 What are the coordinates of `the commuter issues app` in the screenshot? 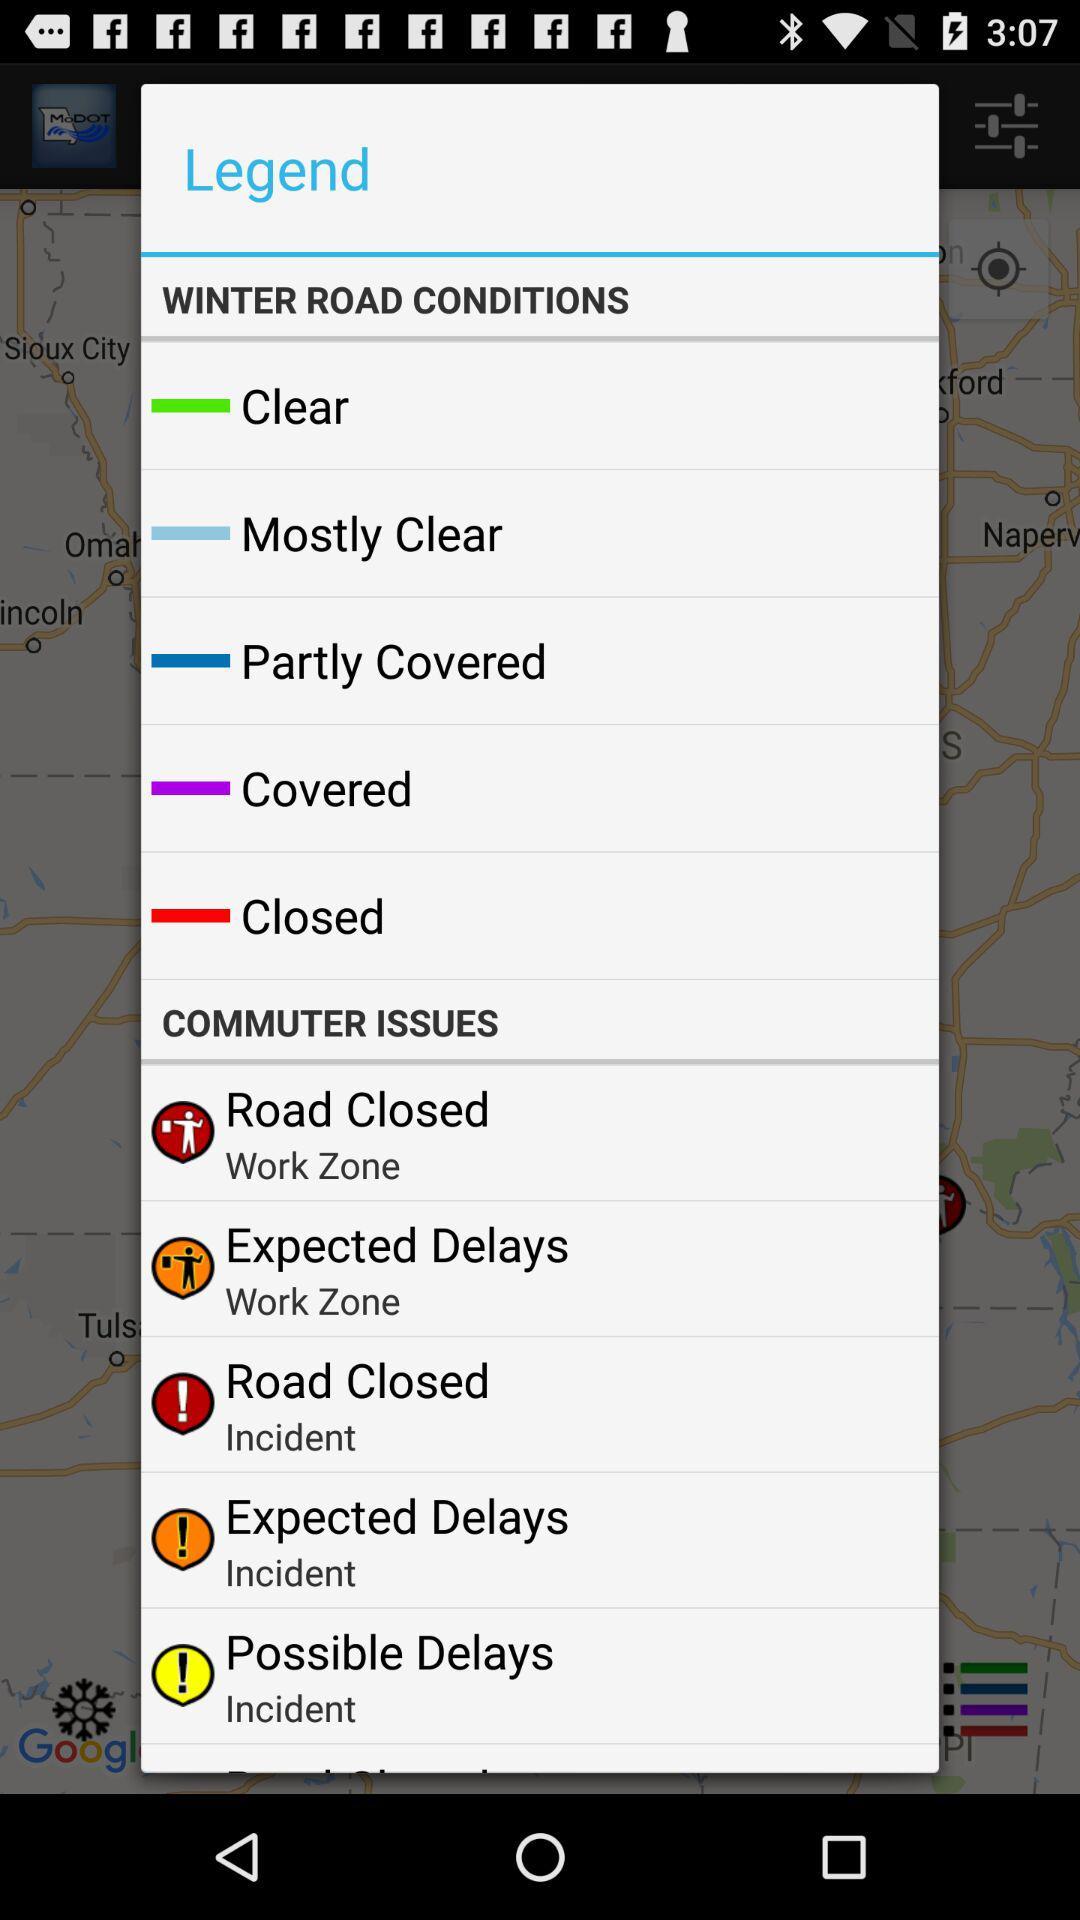 It's located at (540, 1022).